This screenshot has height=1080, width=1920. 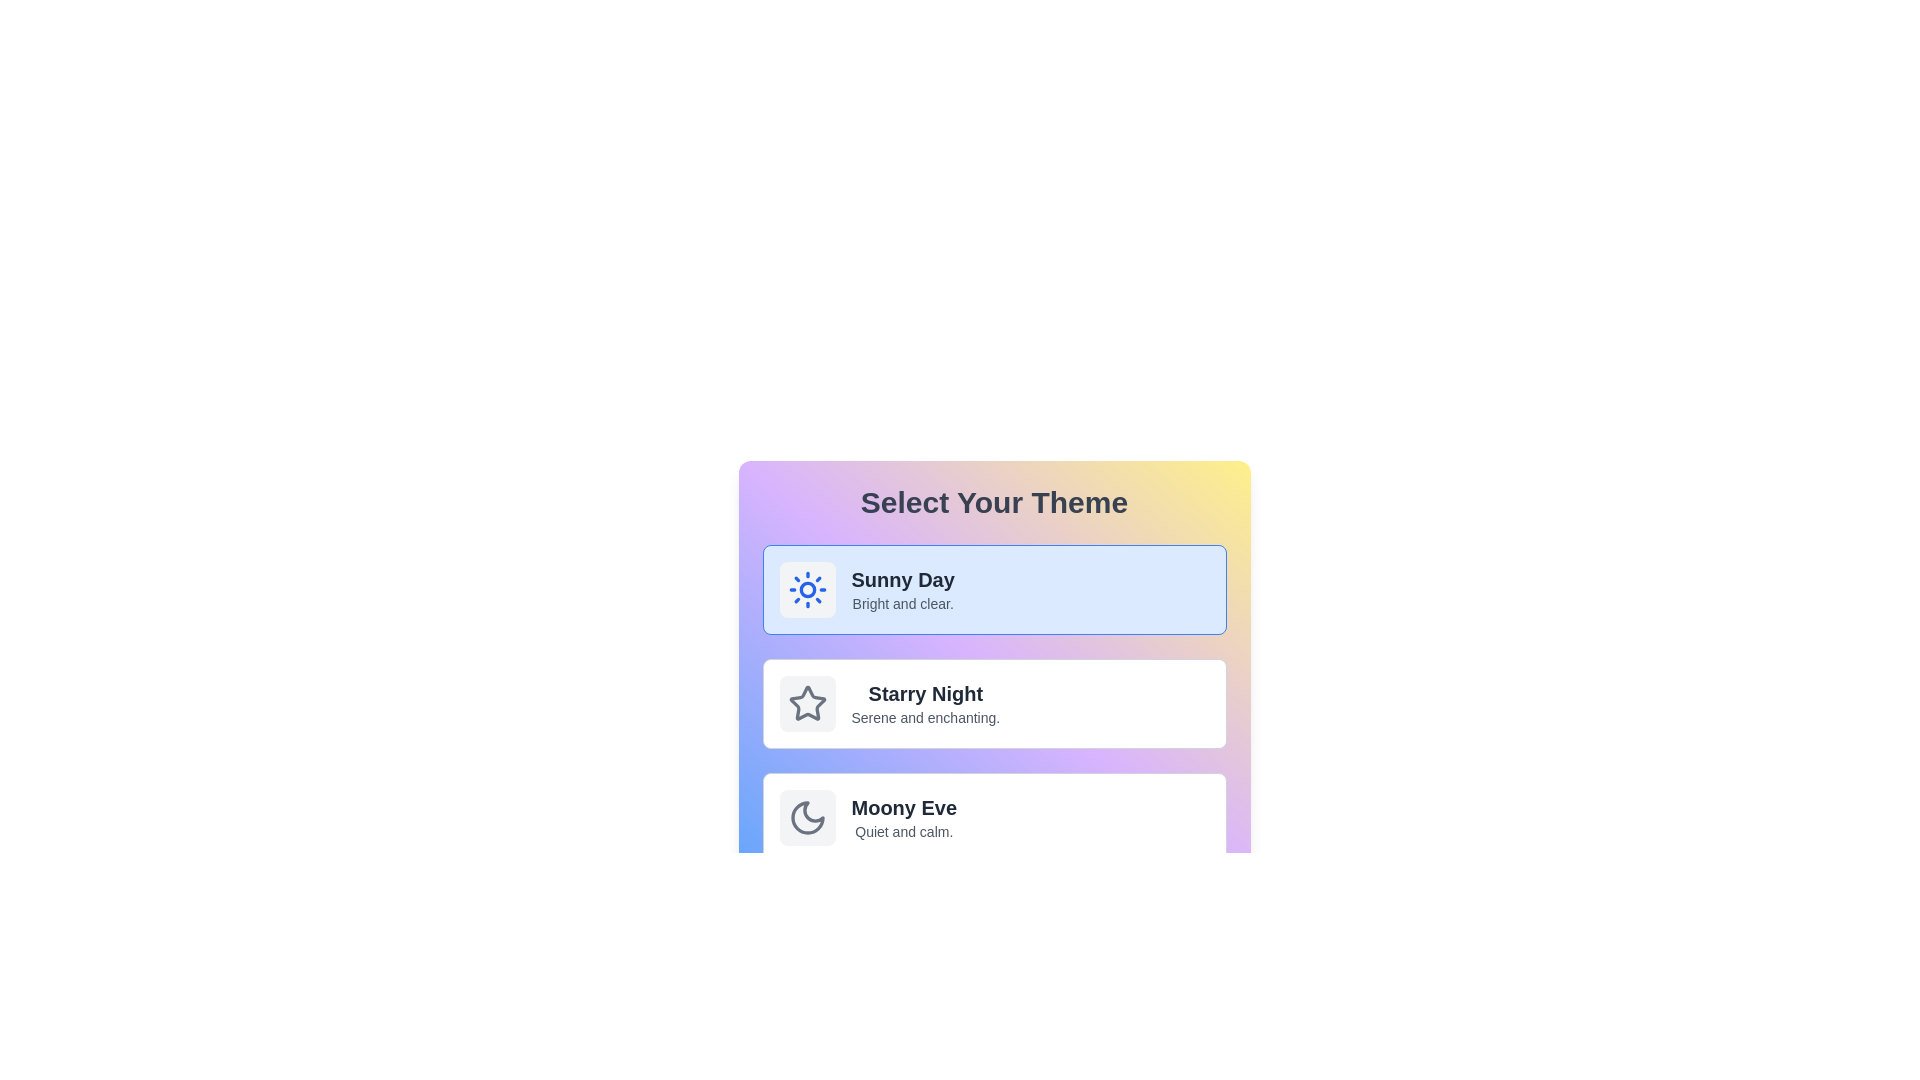 I want to click on the selectable option for the theme 'Starry Night', so click(x=924, y=703).